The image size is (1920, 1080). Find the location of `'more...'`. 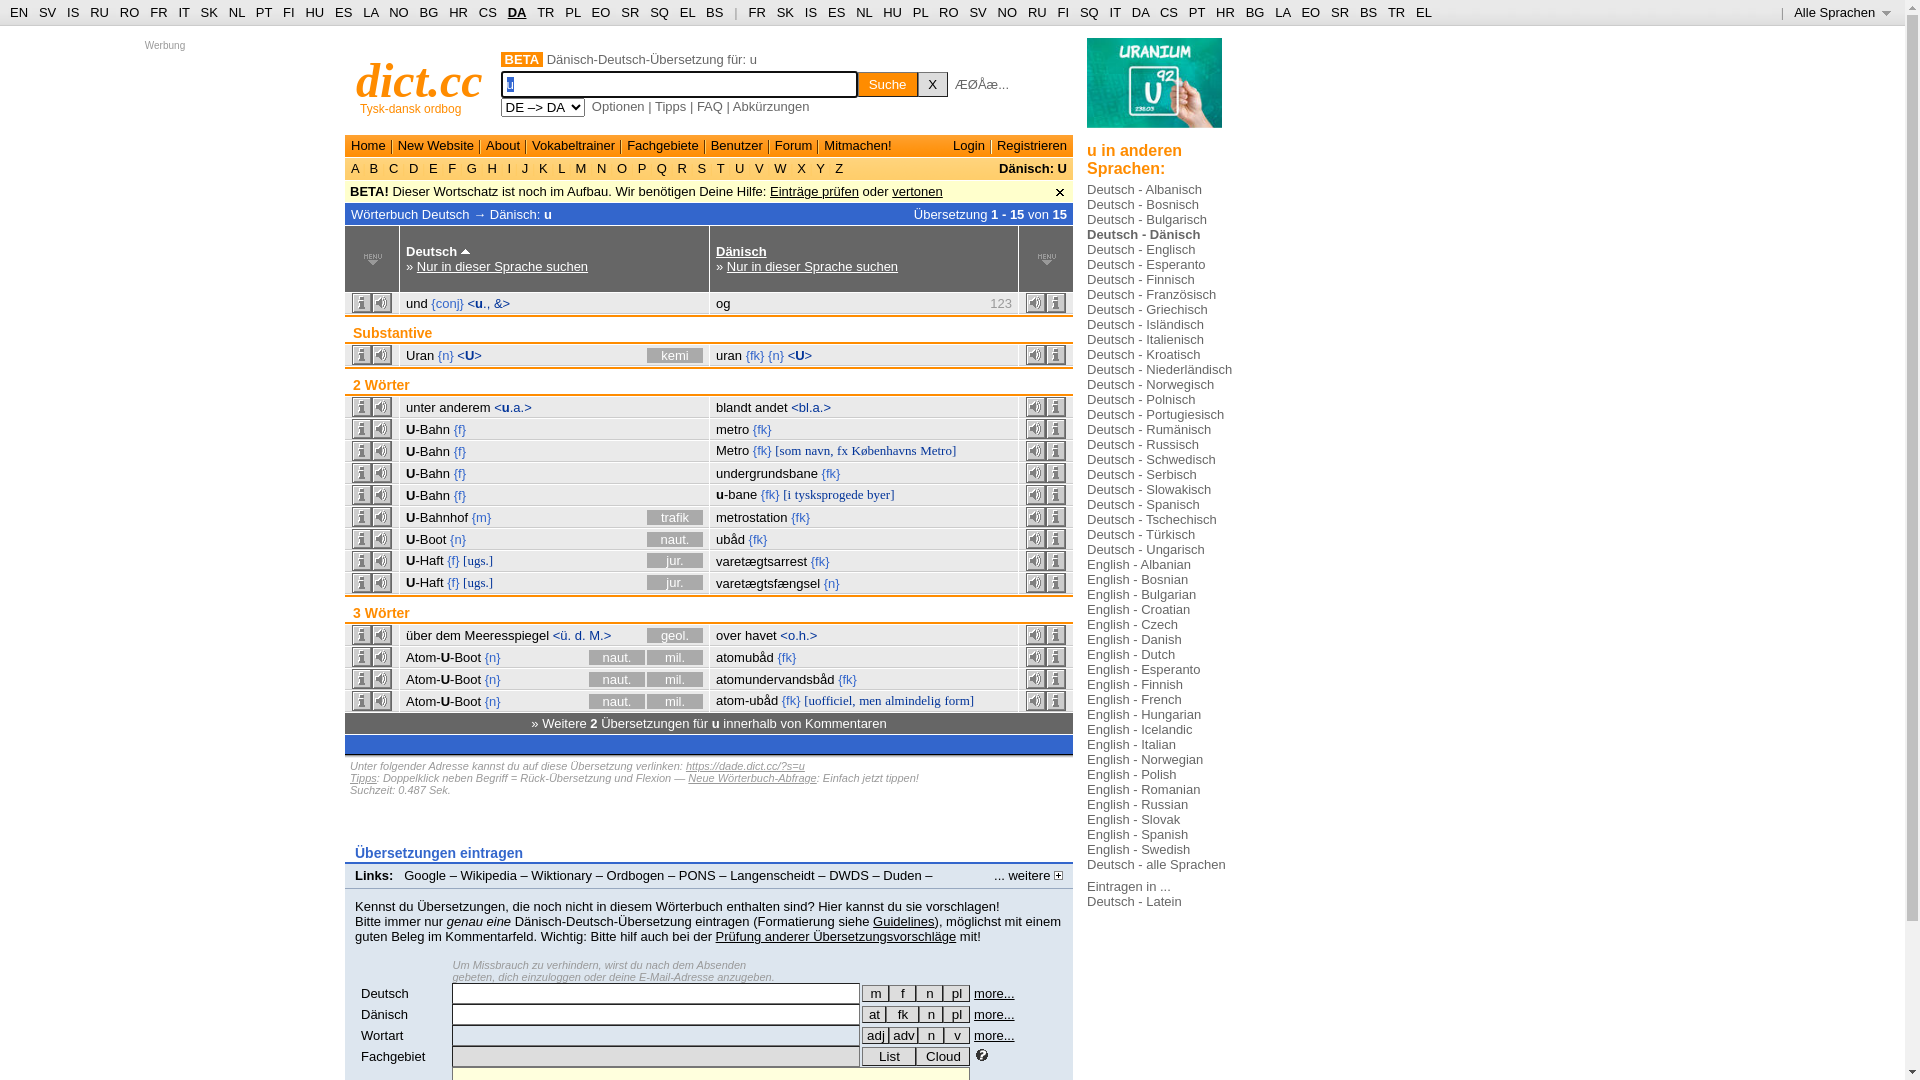

'more...' is located at coordinates (993, 1014).